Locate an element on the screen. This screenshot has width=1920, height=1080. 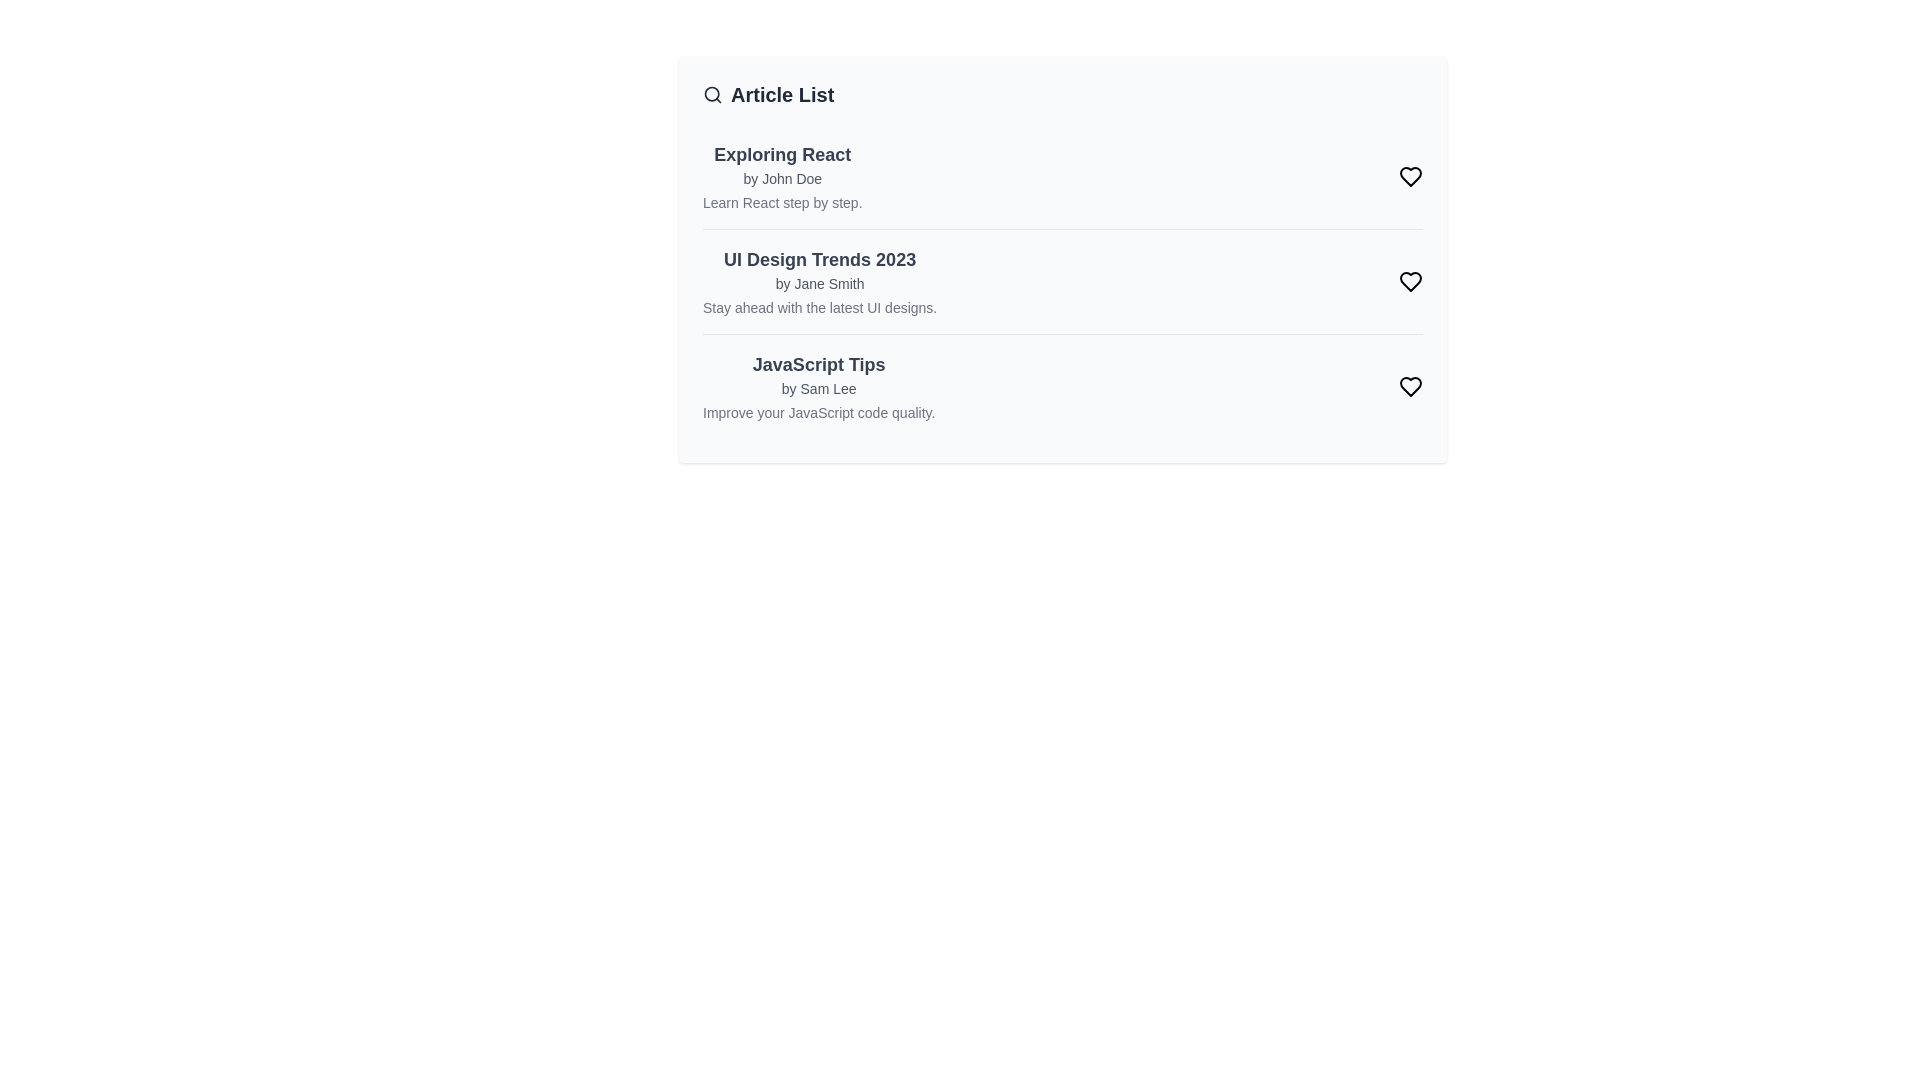
the heart icon of the article titled 'UI Design Trends 2023' to toggle its like status is located at coordinates (1410, 281).